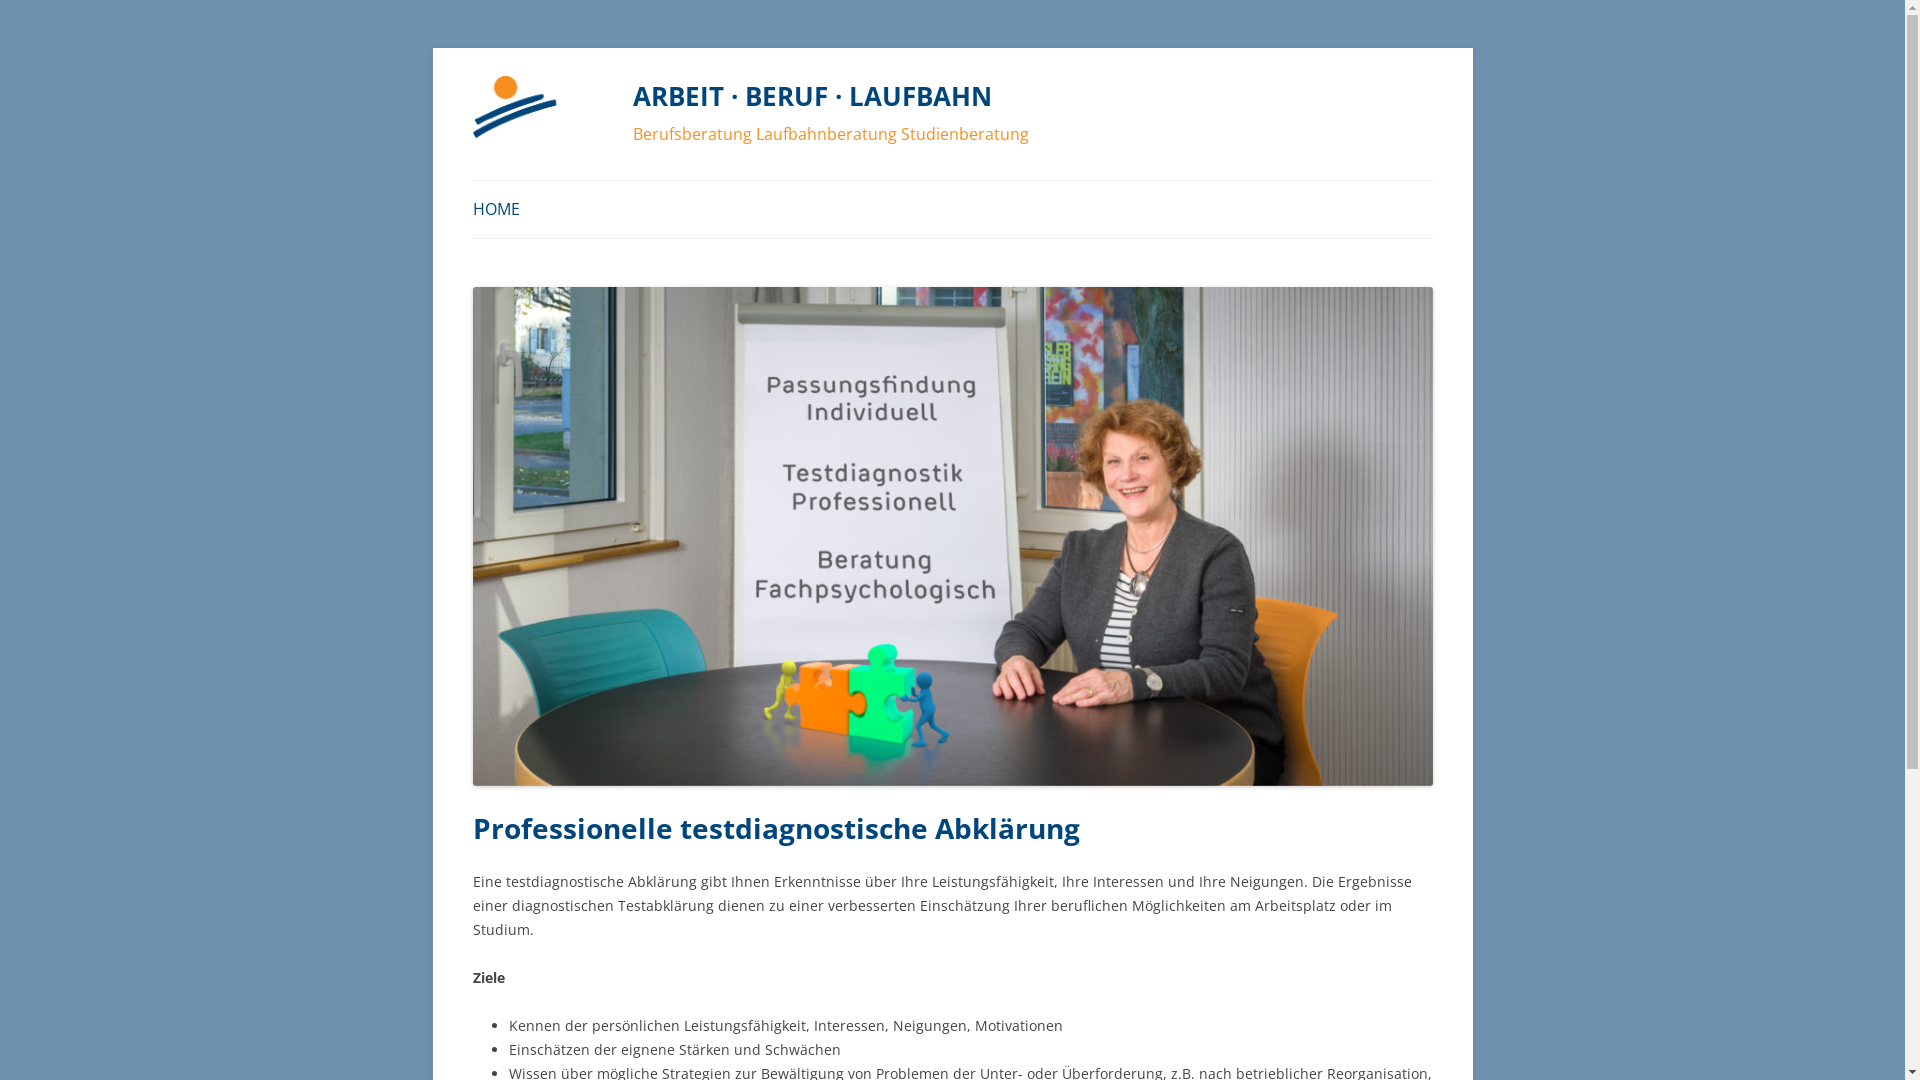 This screenshot has width=1920, height=1080. What do you see at coordinates (495, 209) in the screenshot?
I see `'HOME'` at bounding box center [495, 209].